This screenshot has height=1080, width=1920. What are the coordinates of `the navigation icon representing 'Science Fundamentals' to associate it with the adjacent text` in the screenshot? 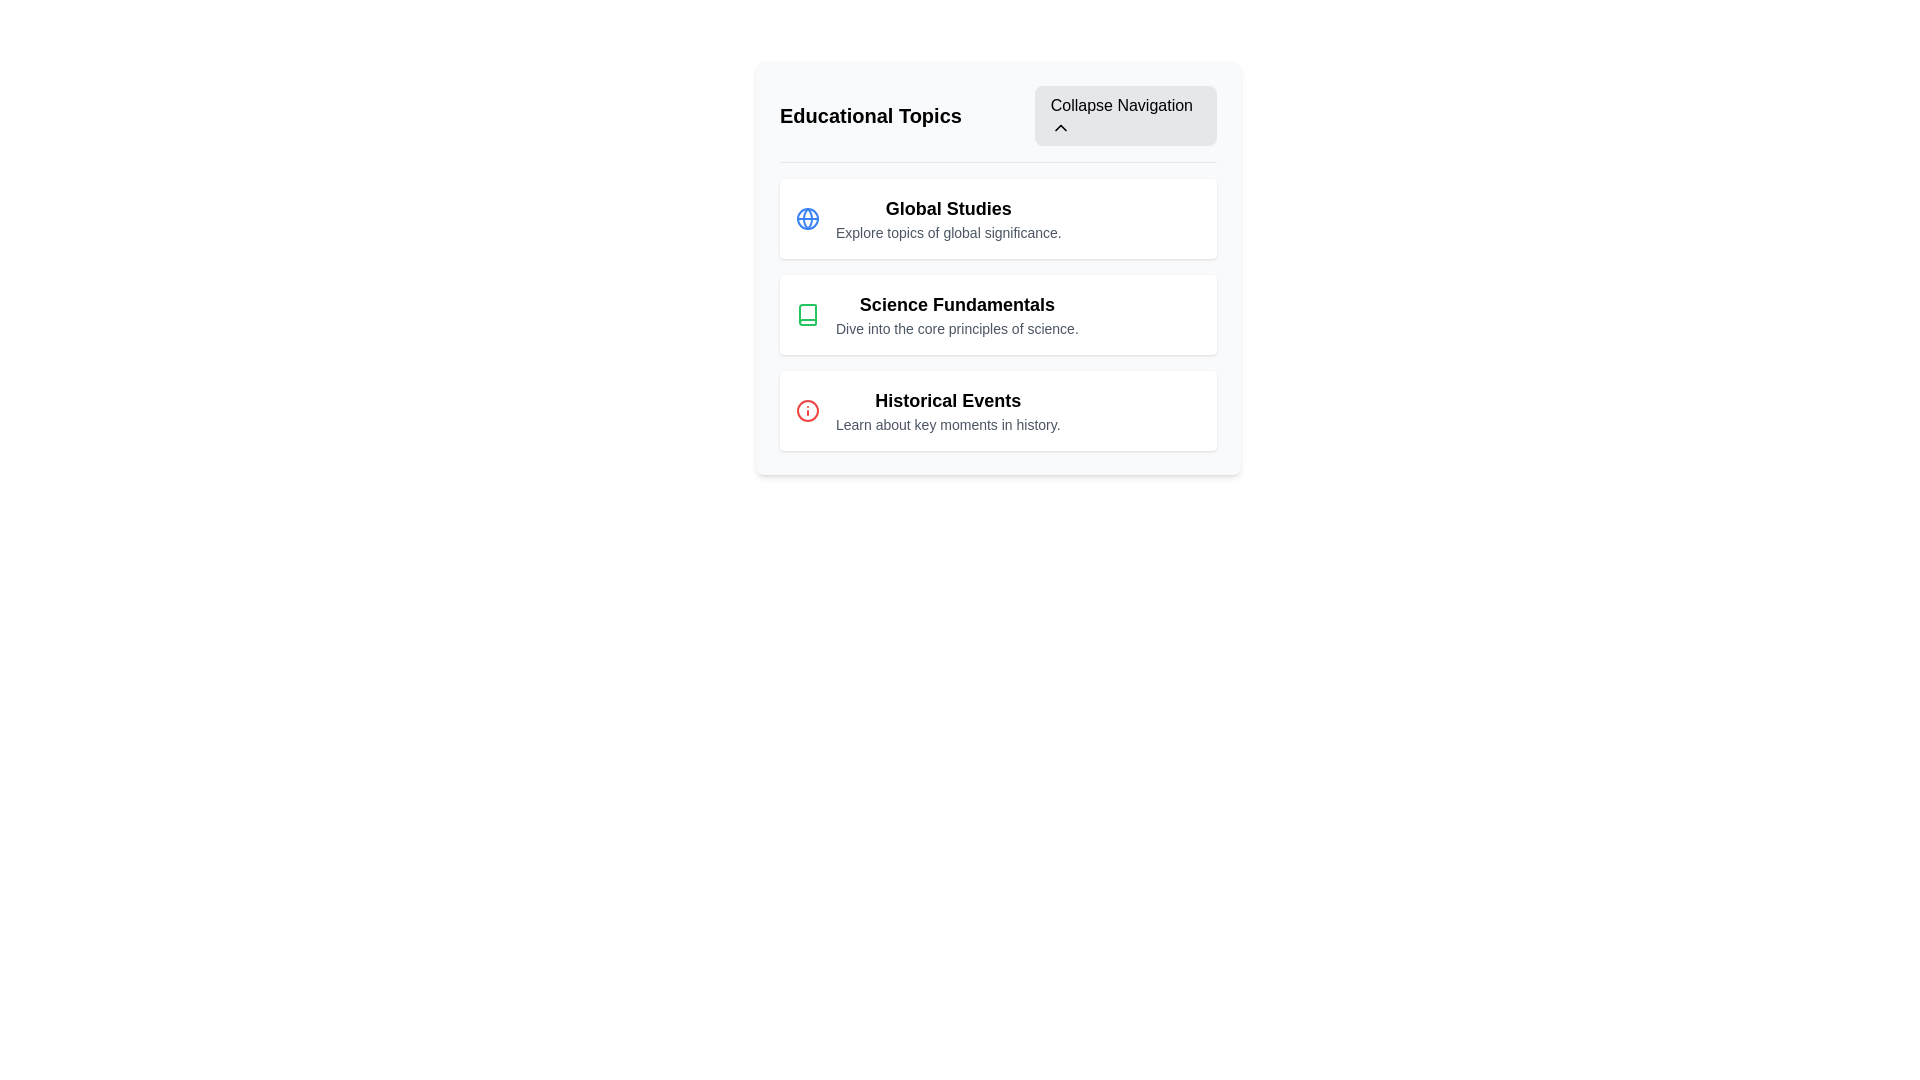 It's located at (807, 315).